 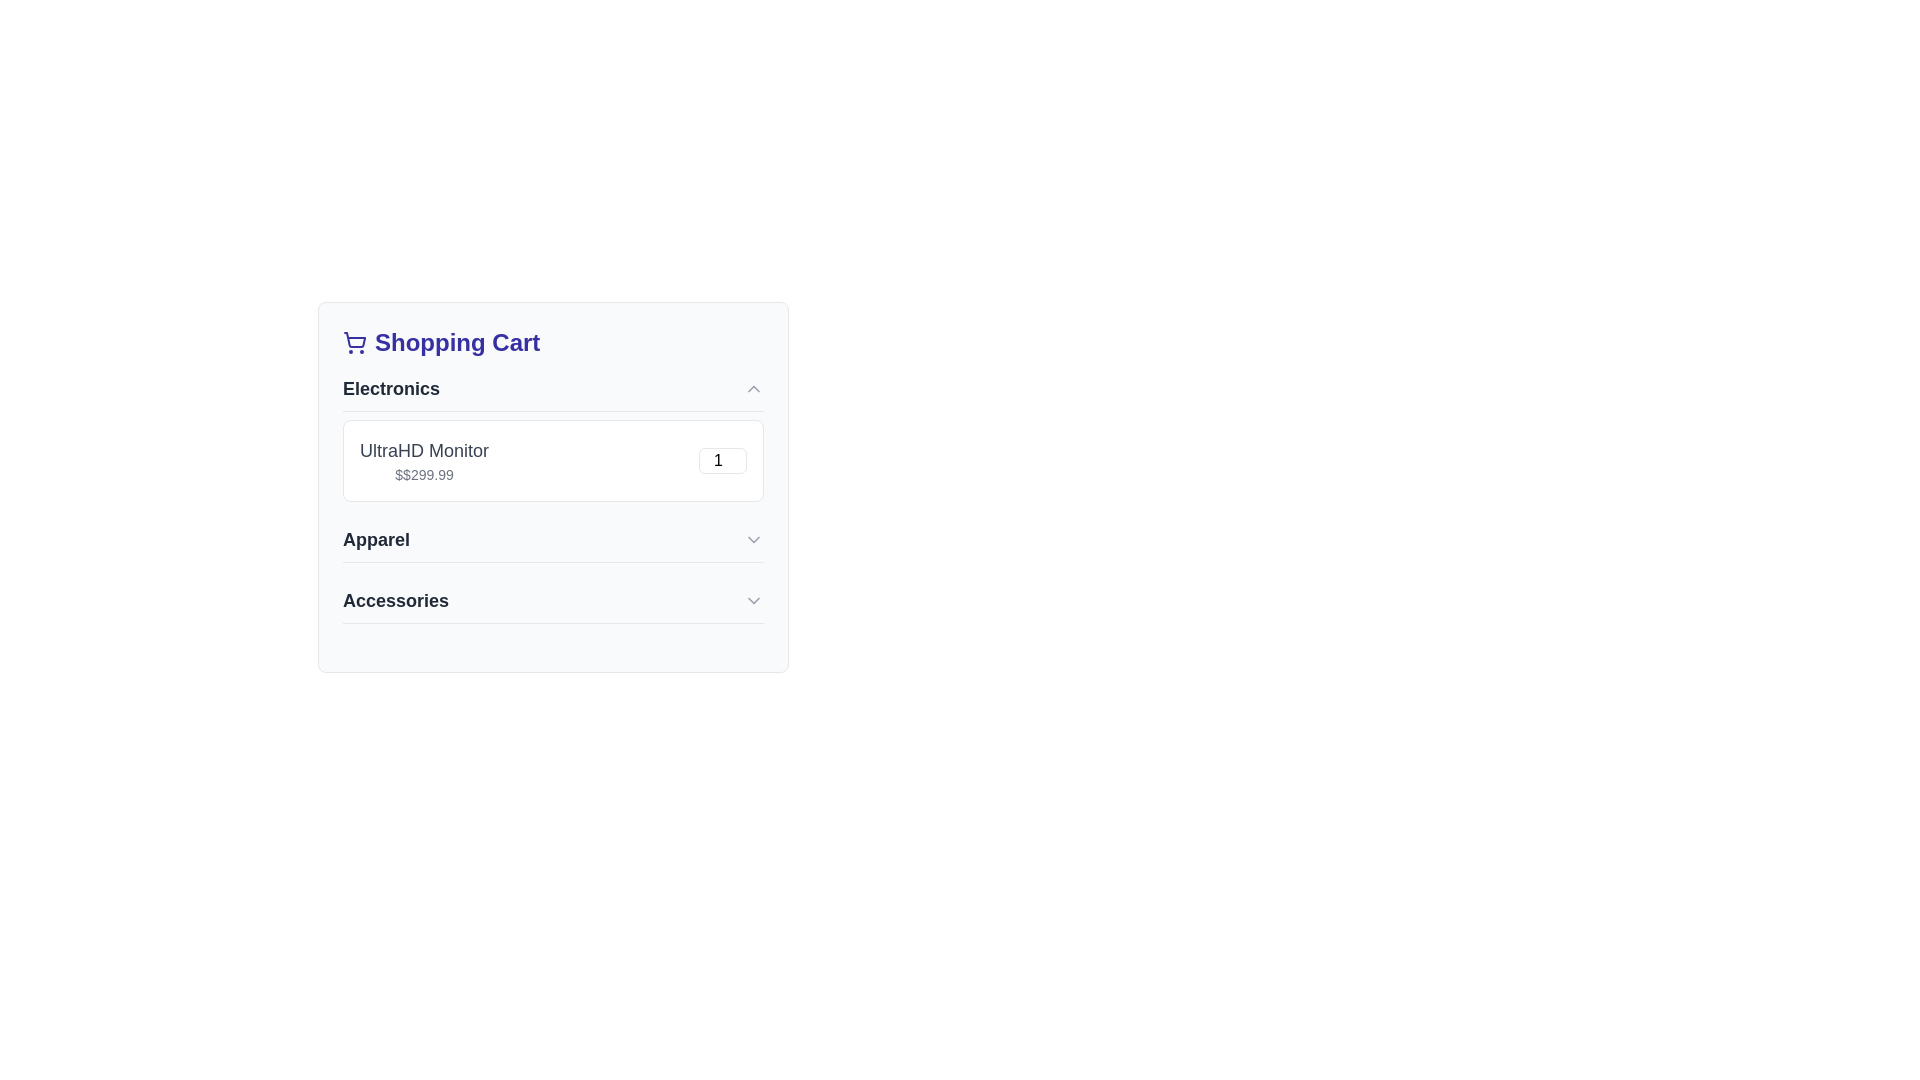 What do you see at coordinates (553, 487) in the screenshot?
I see `the product listing card in the shopping cart interface under the 'Electronics' section` at bounding box center [553, 487].